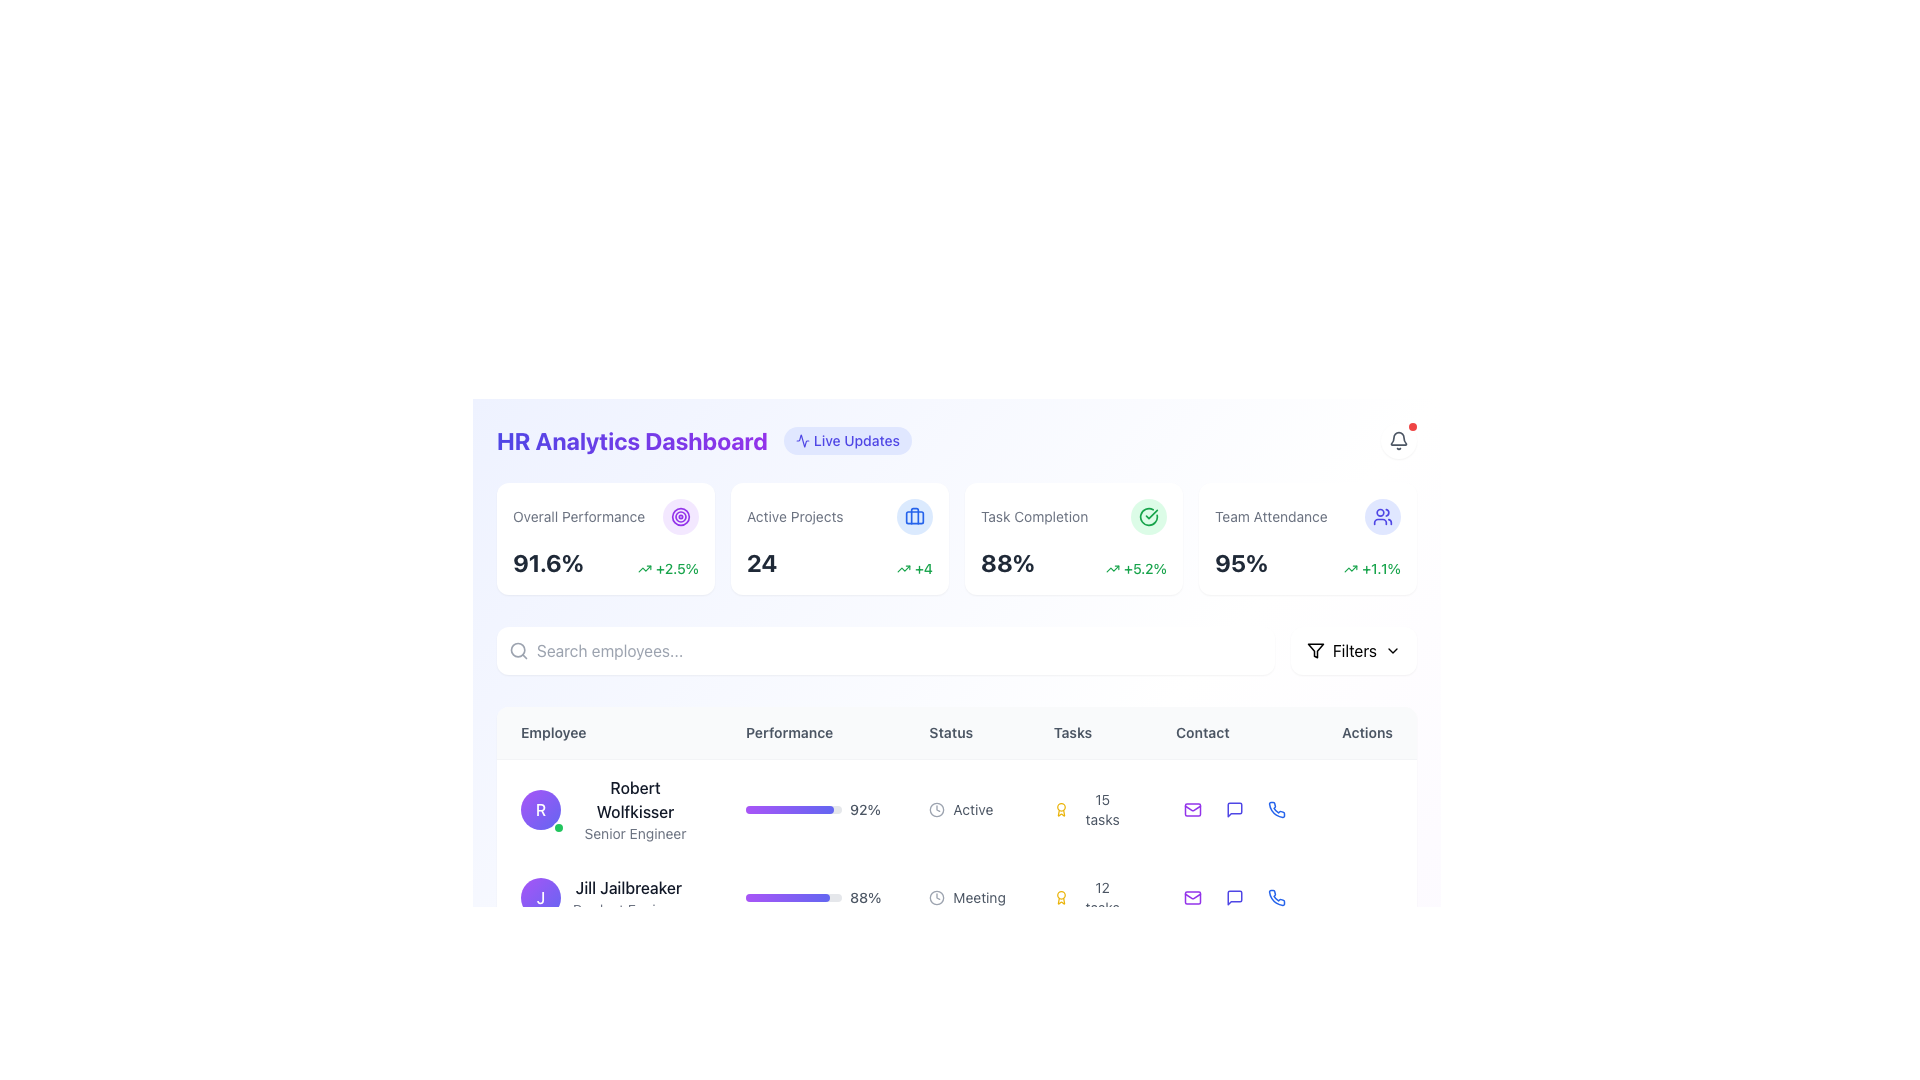 The image size is (1920, 1080). I want to click on the Text label indicating a 5.2% improvement in task completion located in the bottom-right corner of the 'Task Completion' section of the dashboard, so click(1136, 569).